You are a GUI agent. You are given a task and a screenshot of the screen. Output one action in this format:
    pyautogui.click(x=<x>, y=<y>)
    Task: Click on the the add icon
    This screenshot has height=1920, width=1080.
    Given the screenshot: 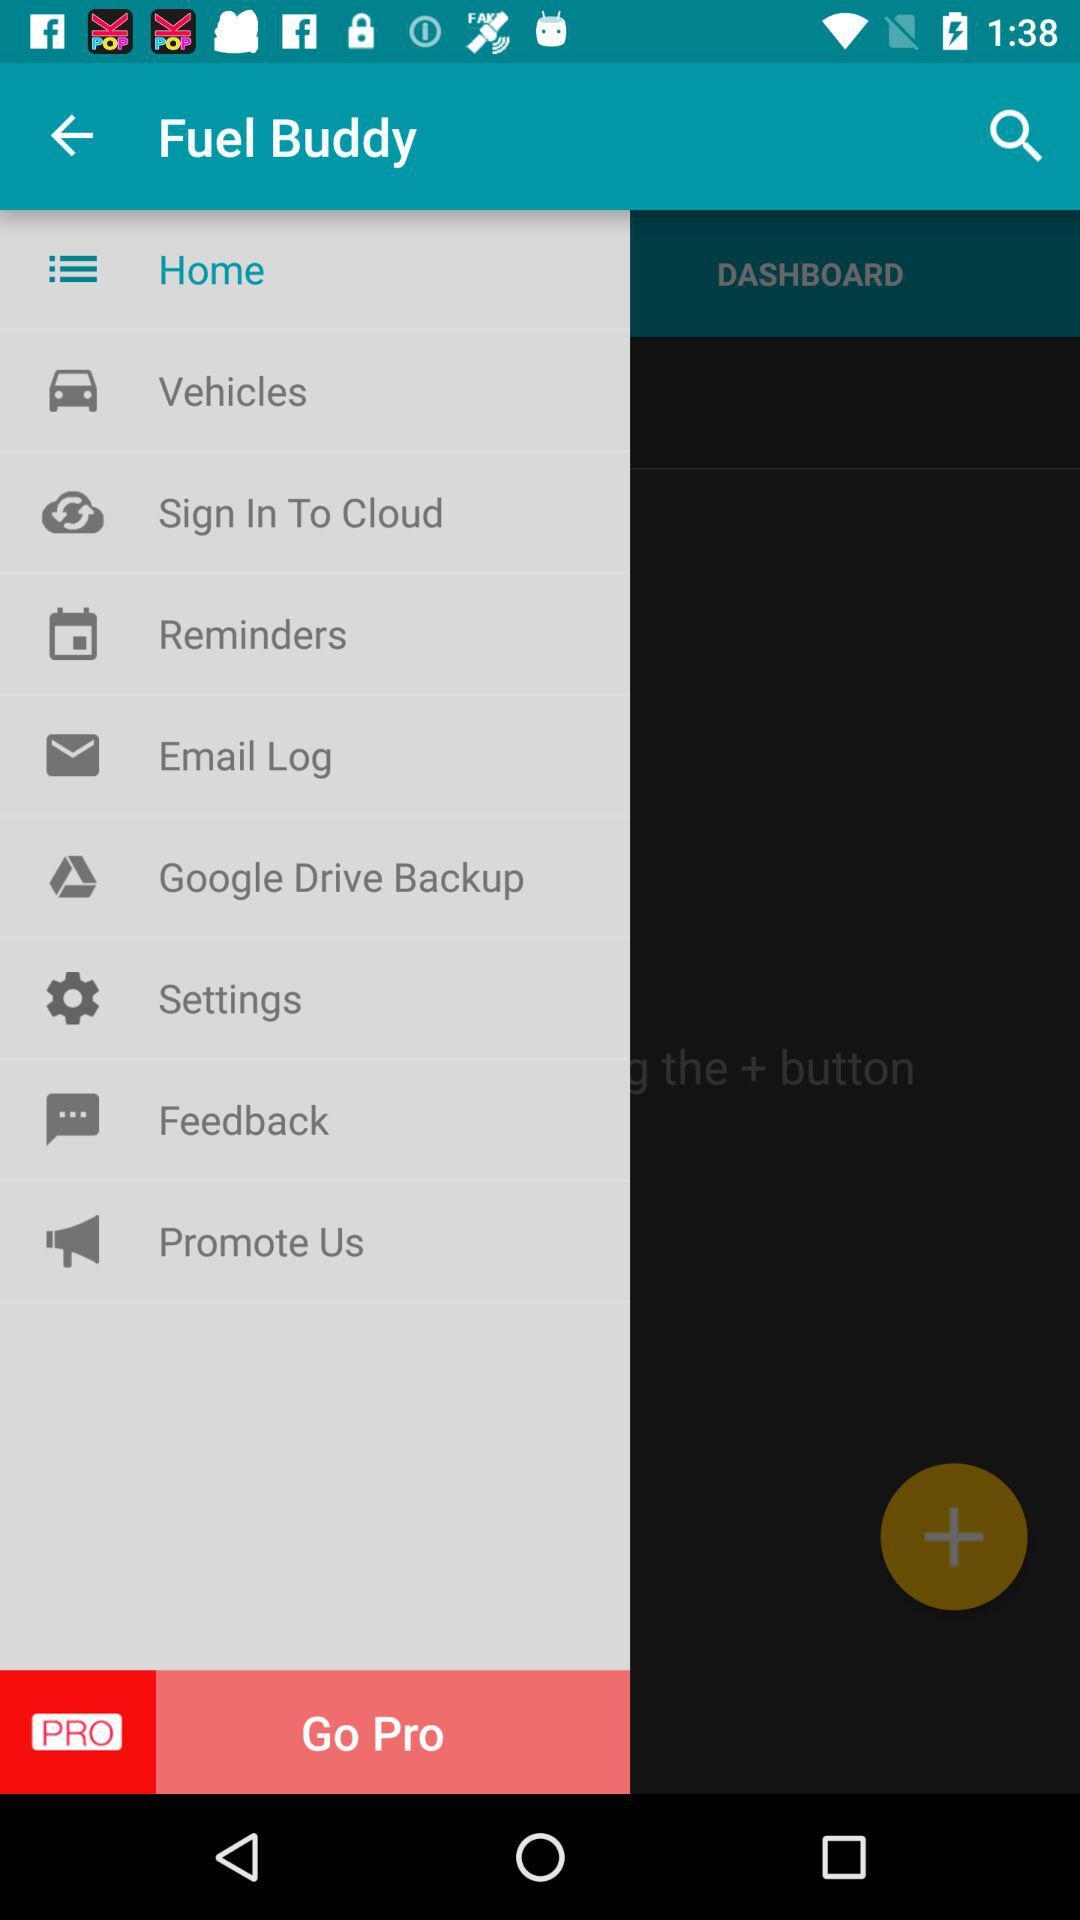 What is the action you would take?
    pyautogui.click(x=952, y=1535)
    